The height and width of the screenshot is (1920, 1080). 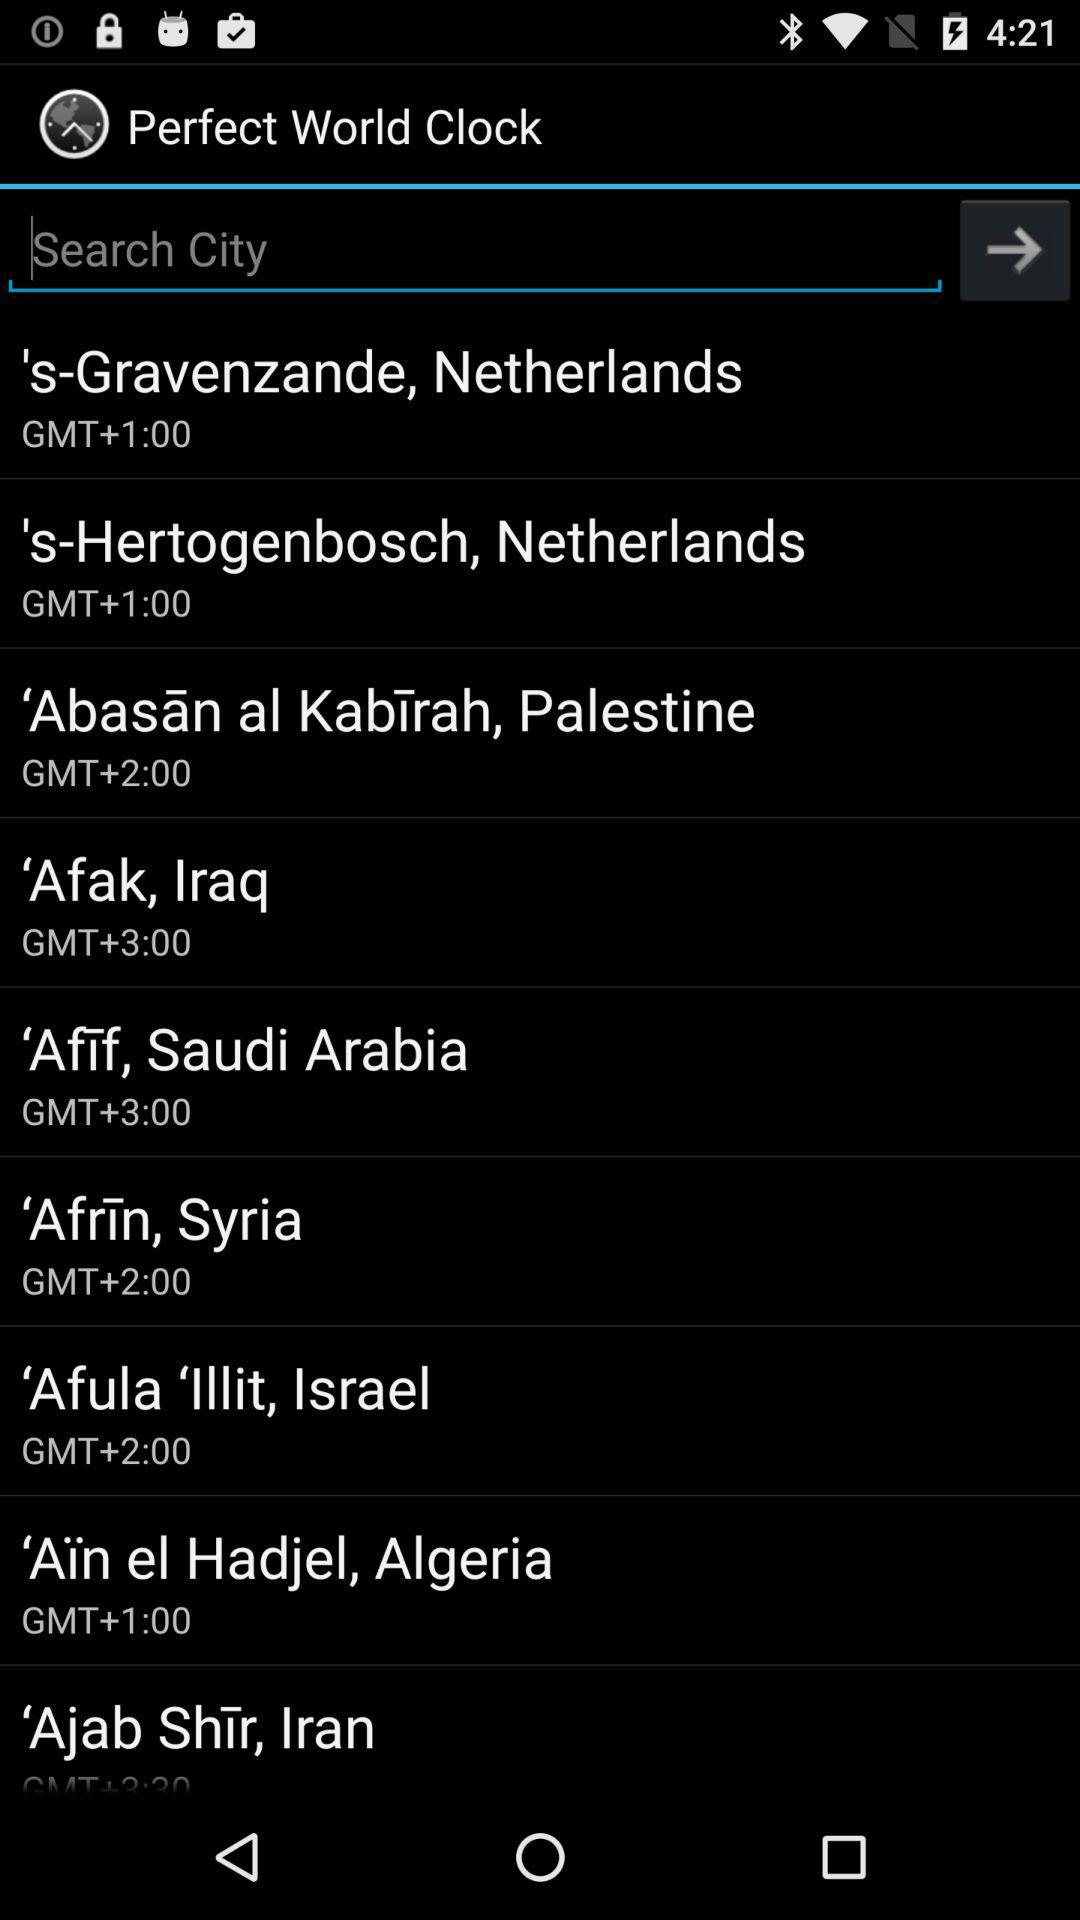 What do you see at coordinates (540, 877) in the screenshot?
I see `the icon below the gmt+2:00` at bounding box center [540, 877].